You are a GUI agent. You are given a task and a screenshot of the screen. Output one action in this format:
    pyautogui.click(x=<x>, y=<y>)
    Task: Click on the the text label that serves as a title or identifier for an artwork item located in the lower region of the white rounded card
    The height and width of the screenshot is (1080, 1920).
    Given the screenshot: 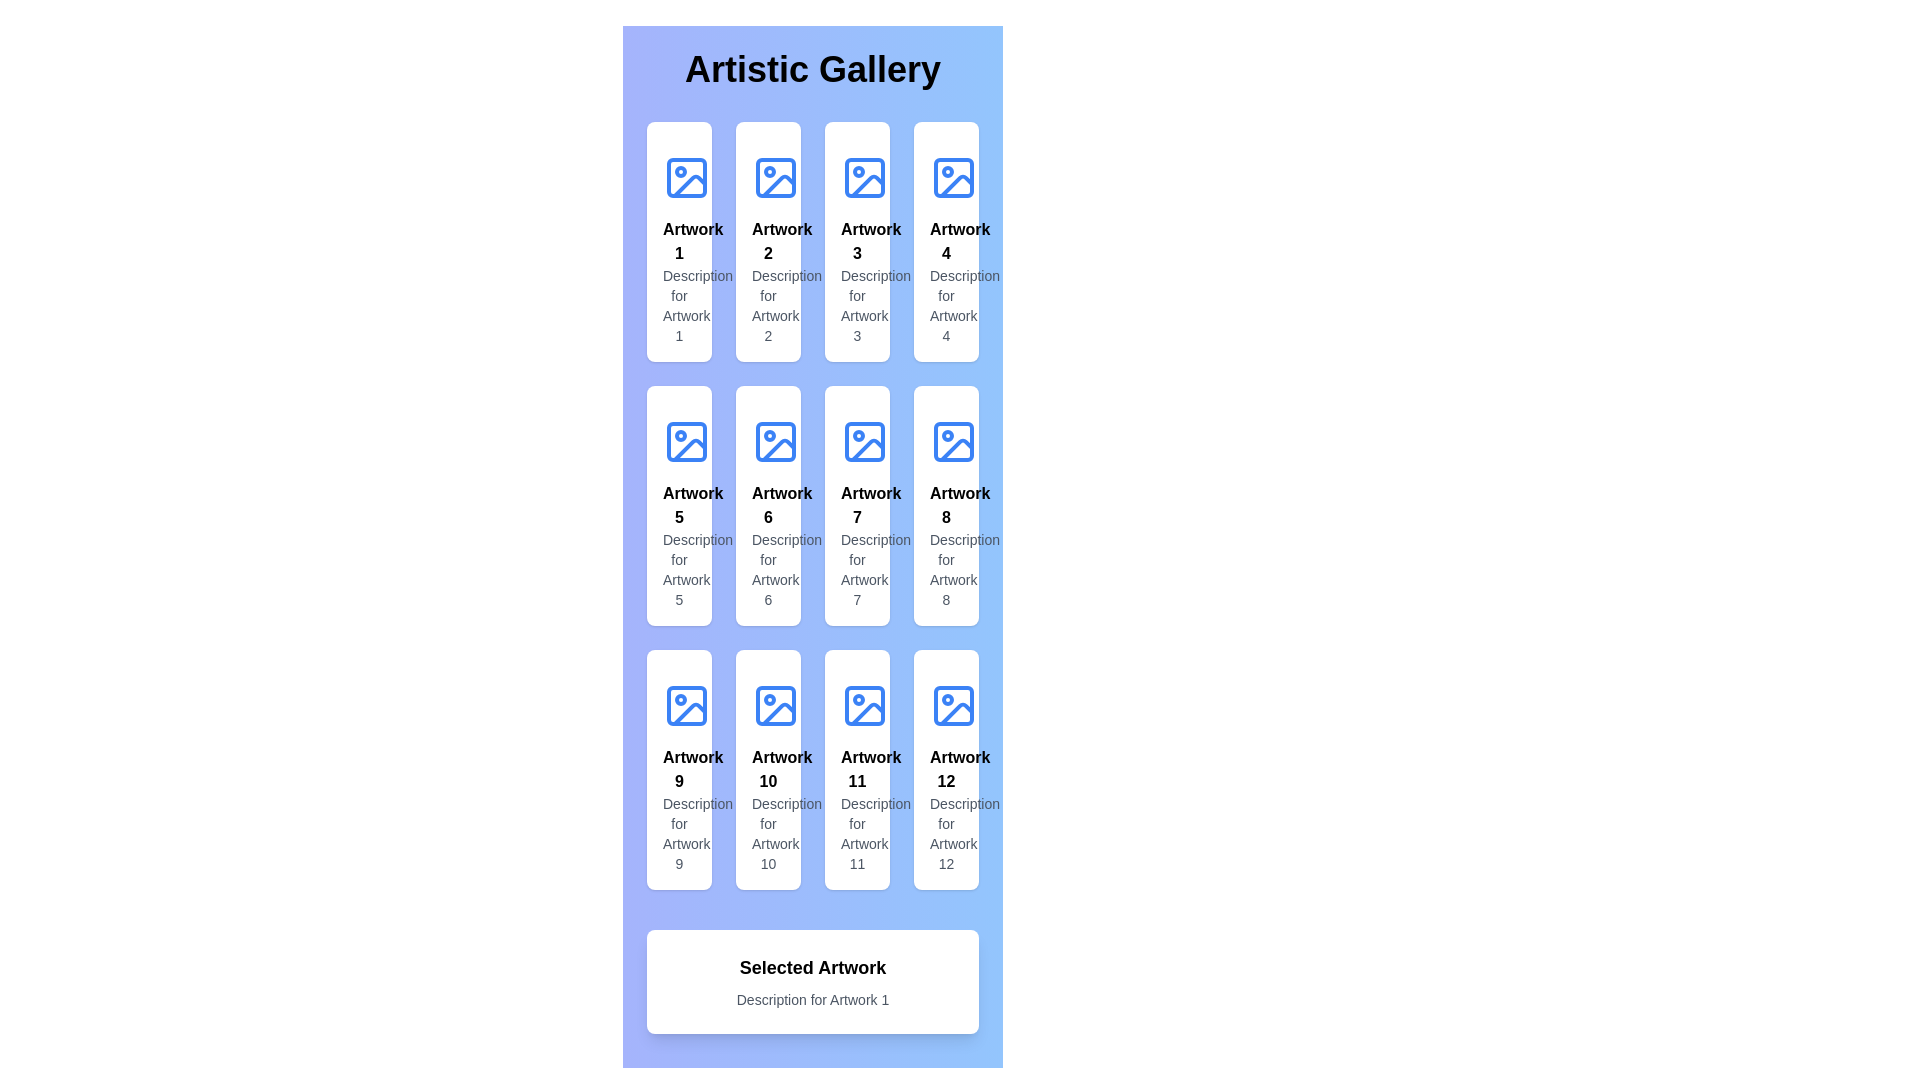 What is the action you would take?
    pyautogui.click(x=767, y=769)
    